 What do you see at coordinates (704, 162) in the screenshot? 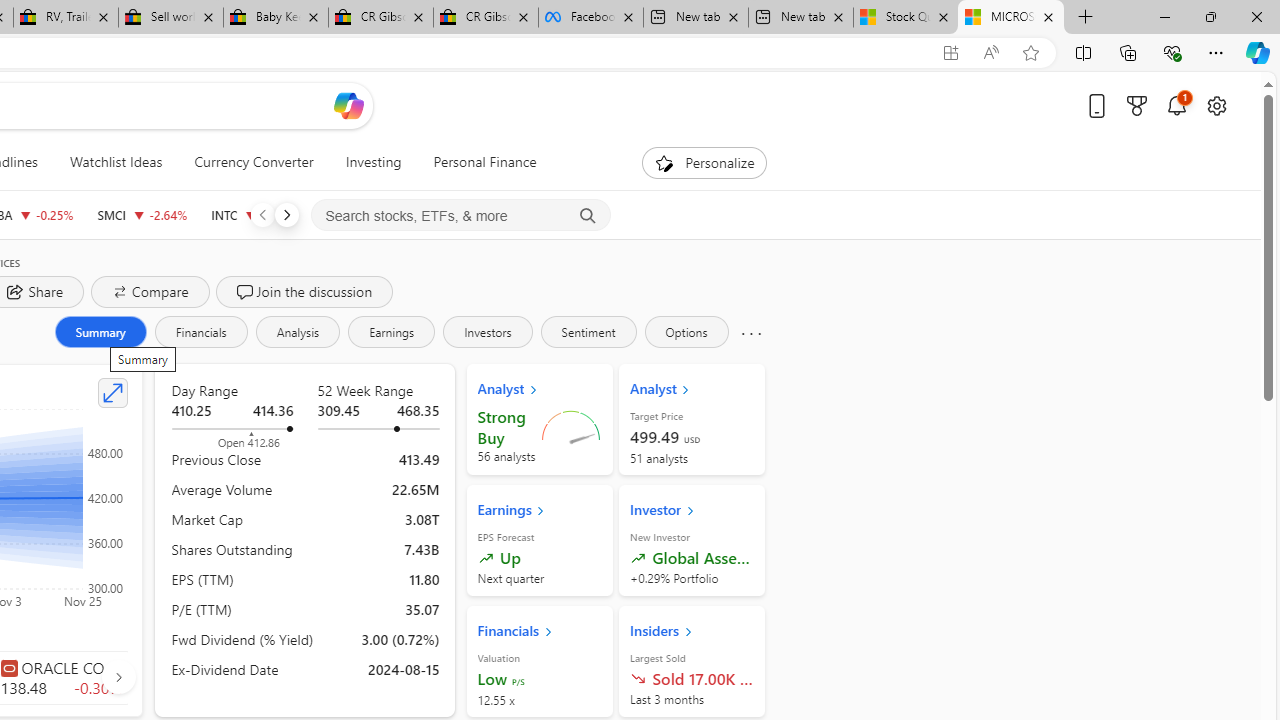
I see `'Personalize'` at bounding box center [704, 162].